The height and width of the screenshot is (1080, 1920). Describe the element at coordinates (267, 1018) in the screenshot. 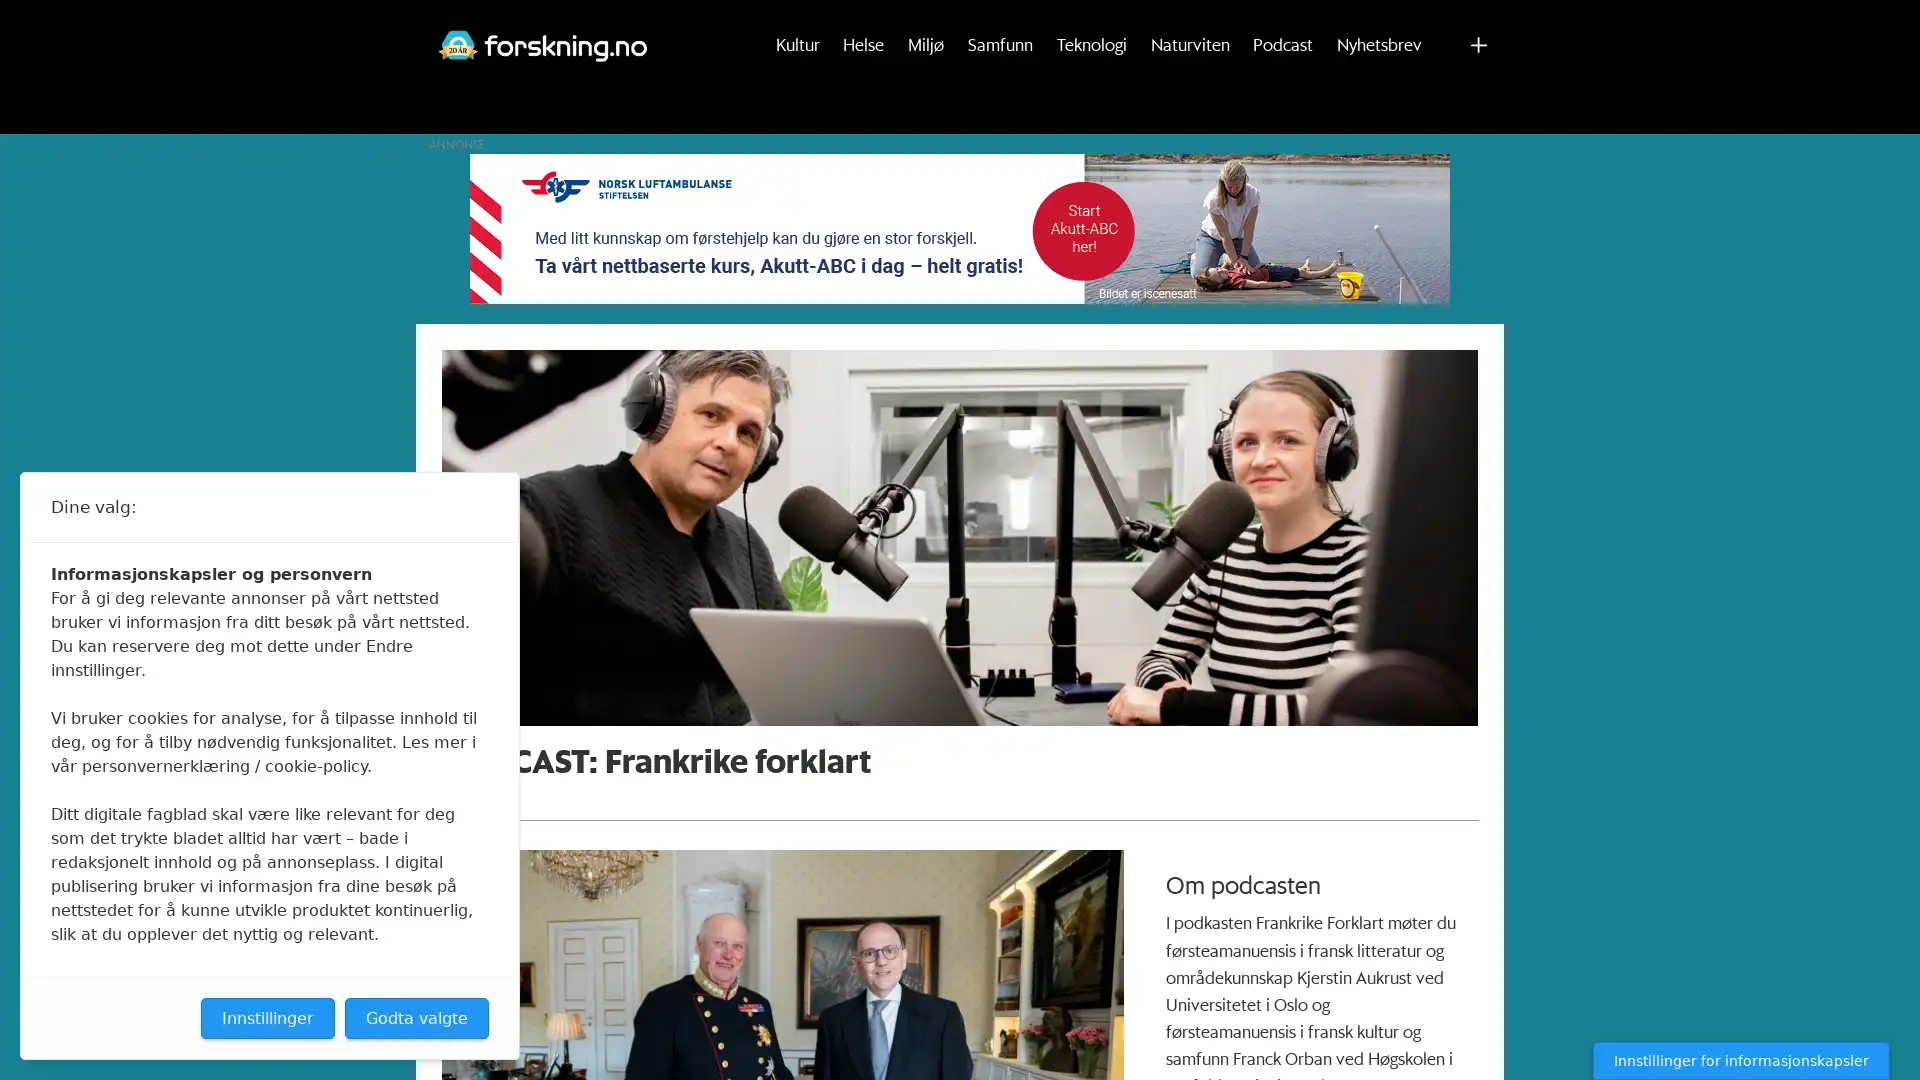

I see `Innstillinger` at that location.